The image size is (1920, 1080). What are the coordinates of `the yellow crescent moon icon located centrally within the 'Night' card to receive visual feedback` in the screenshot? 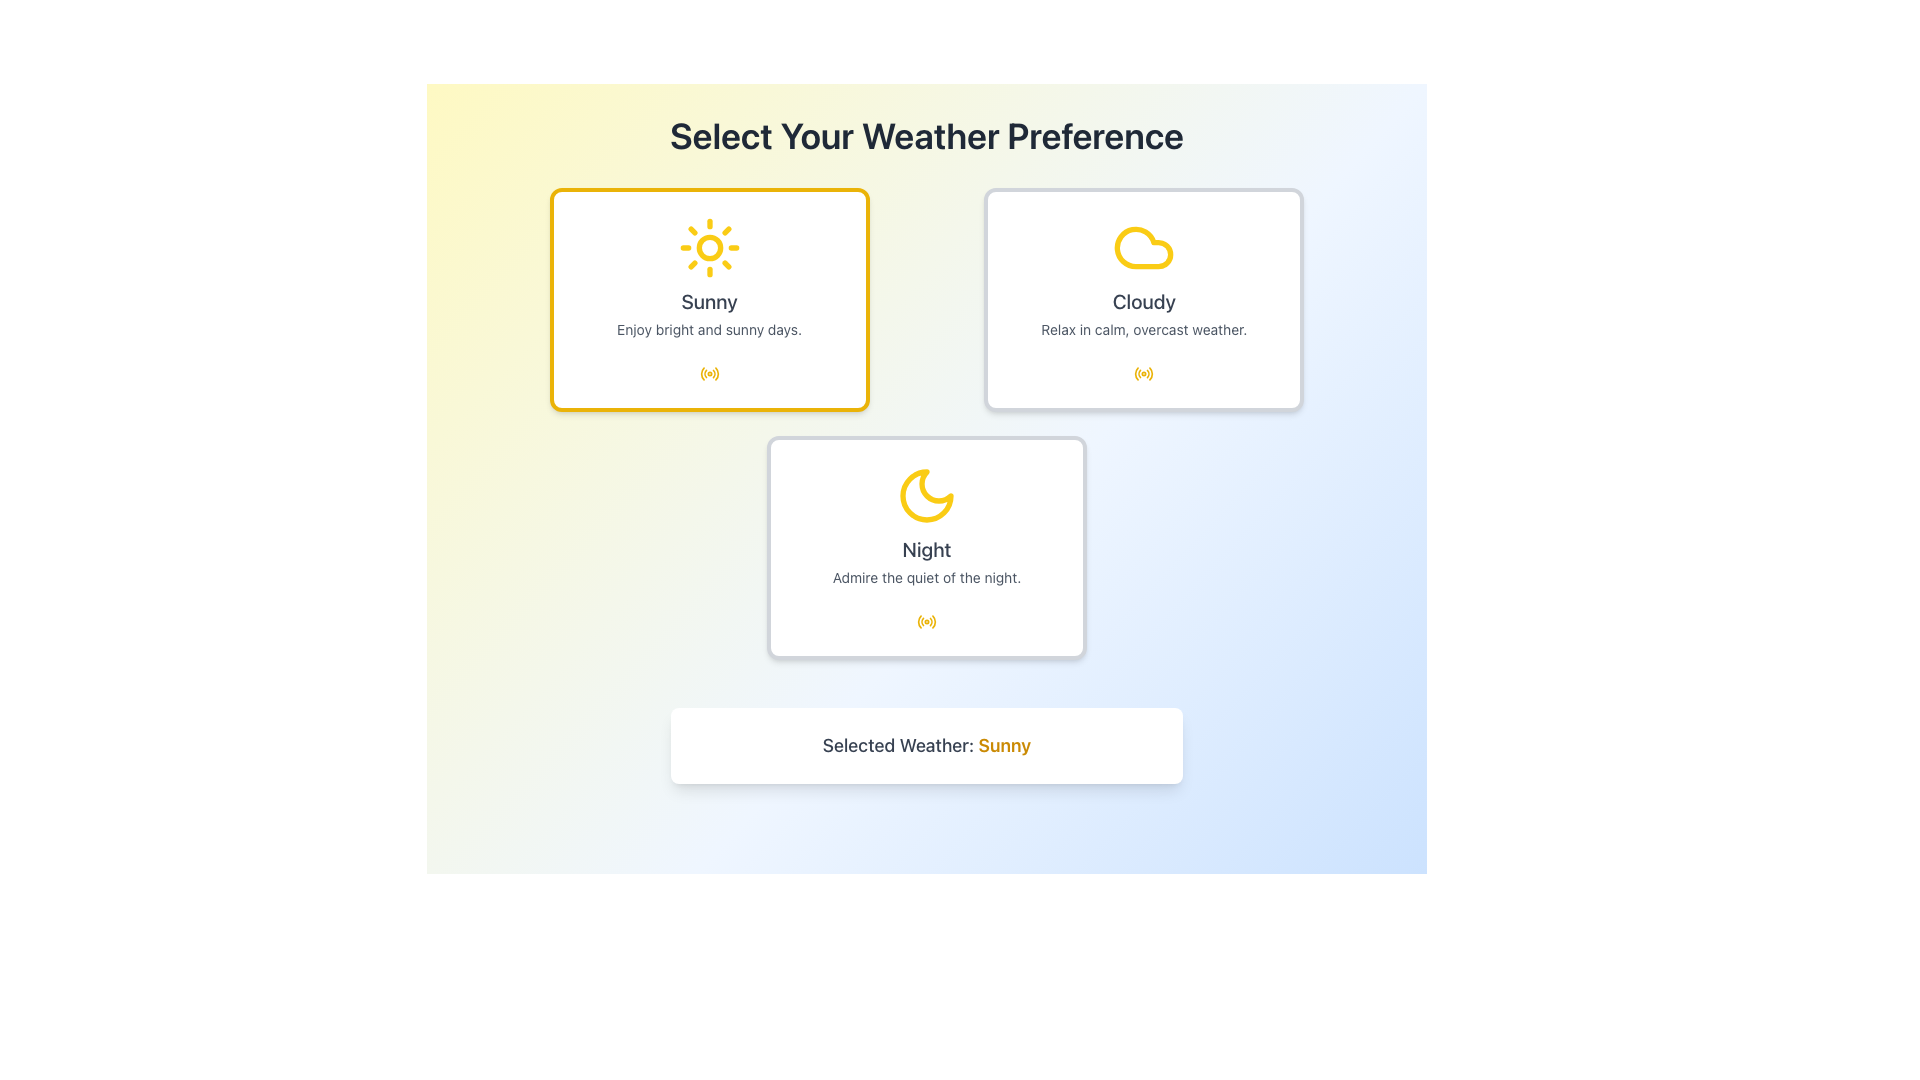 It's located at (925, 495).